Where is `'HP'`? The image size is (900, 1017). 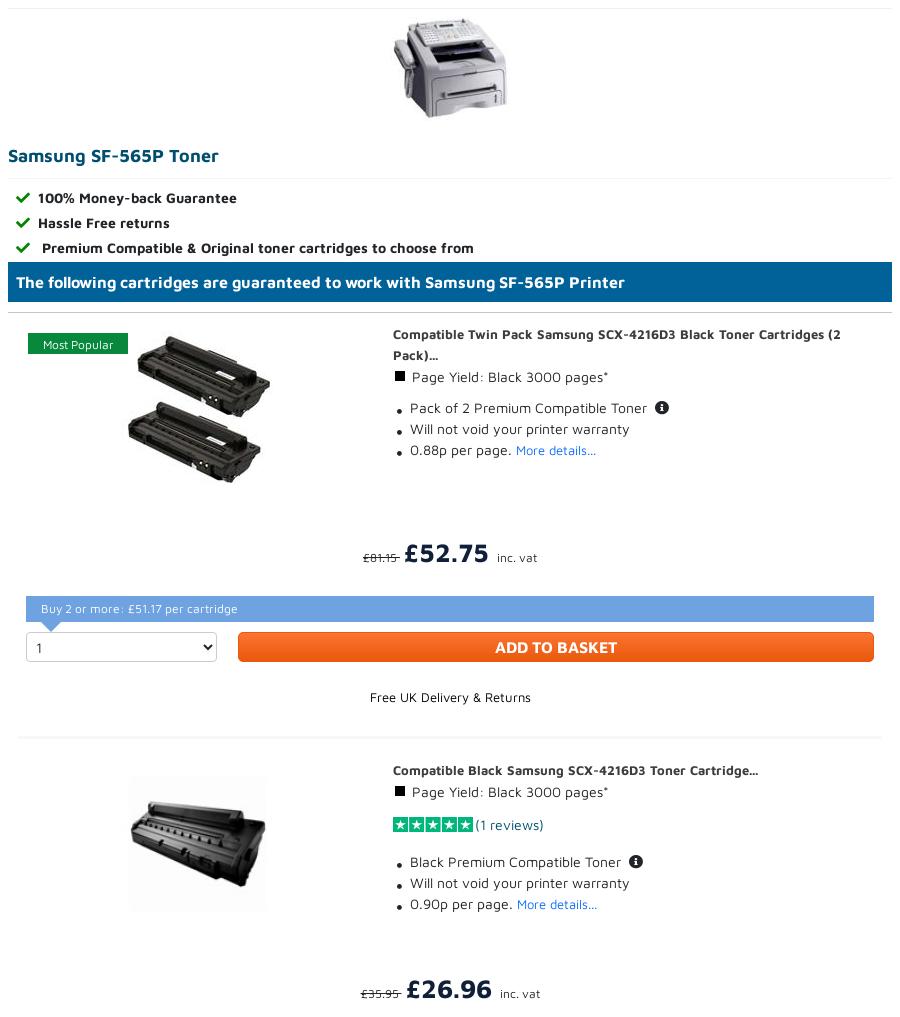 'HP' is located at coordinates (125, 655).